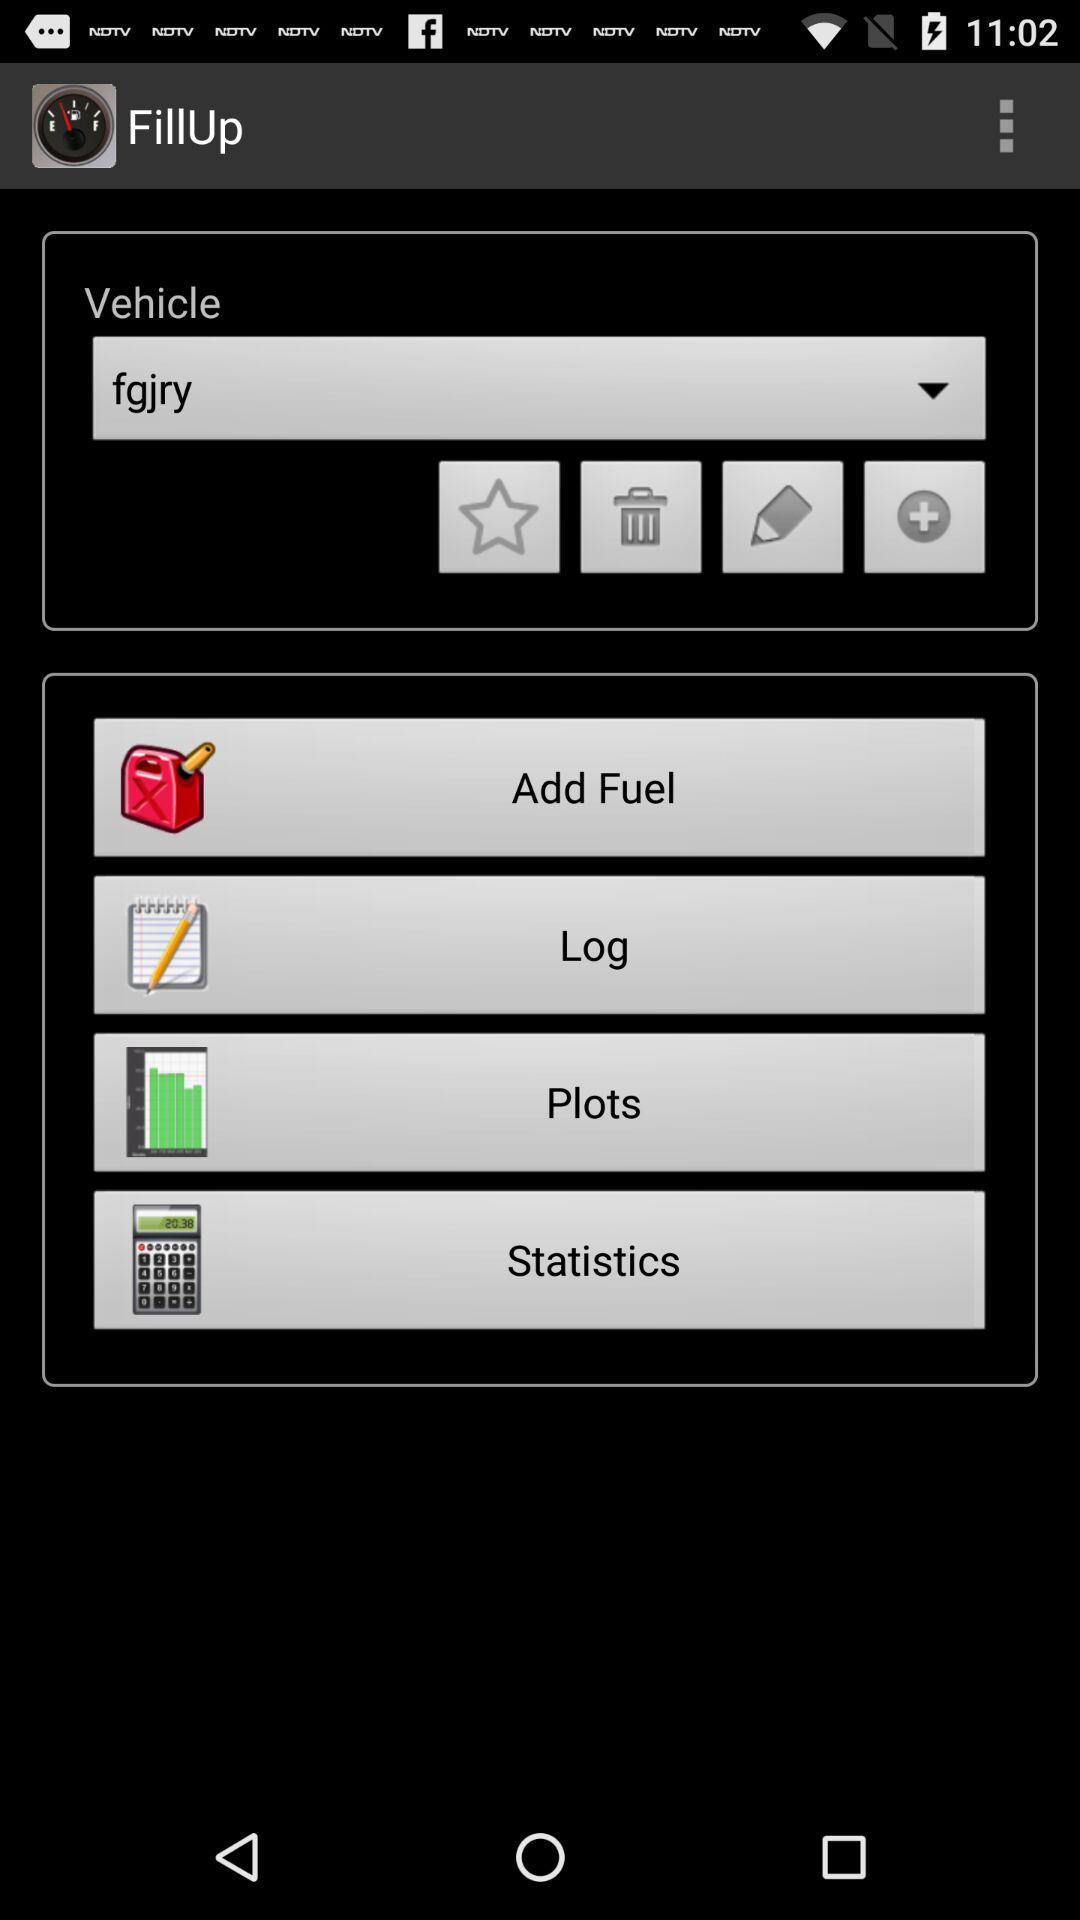 This screenshot has width=1080, height=1920. I want to click on more features, so click(1006, 124).